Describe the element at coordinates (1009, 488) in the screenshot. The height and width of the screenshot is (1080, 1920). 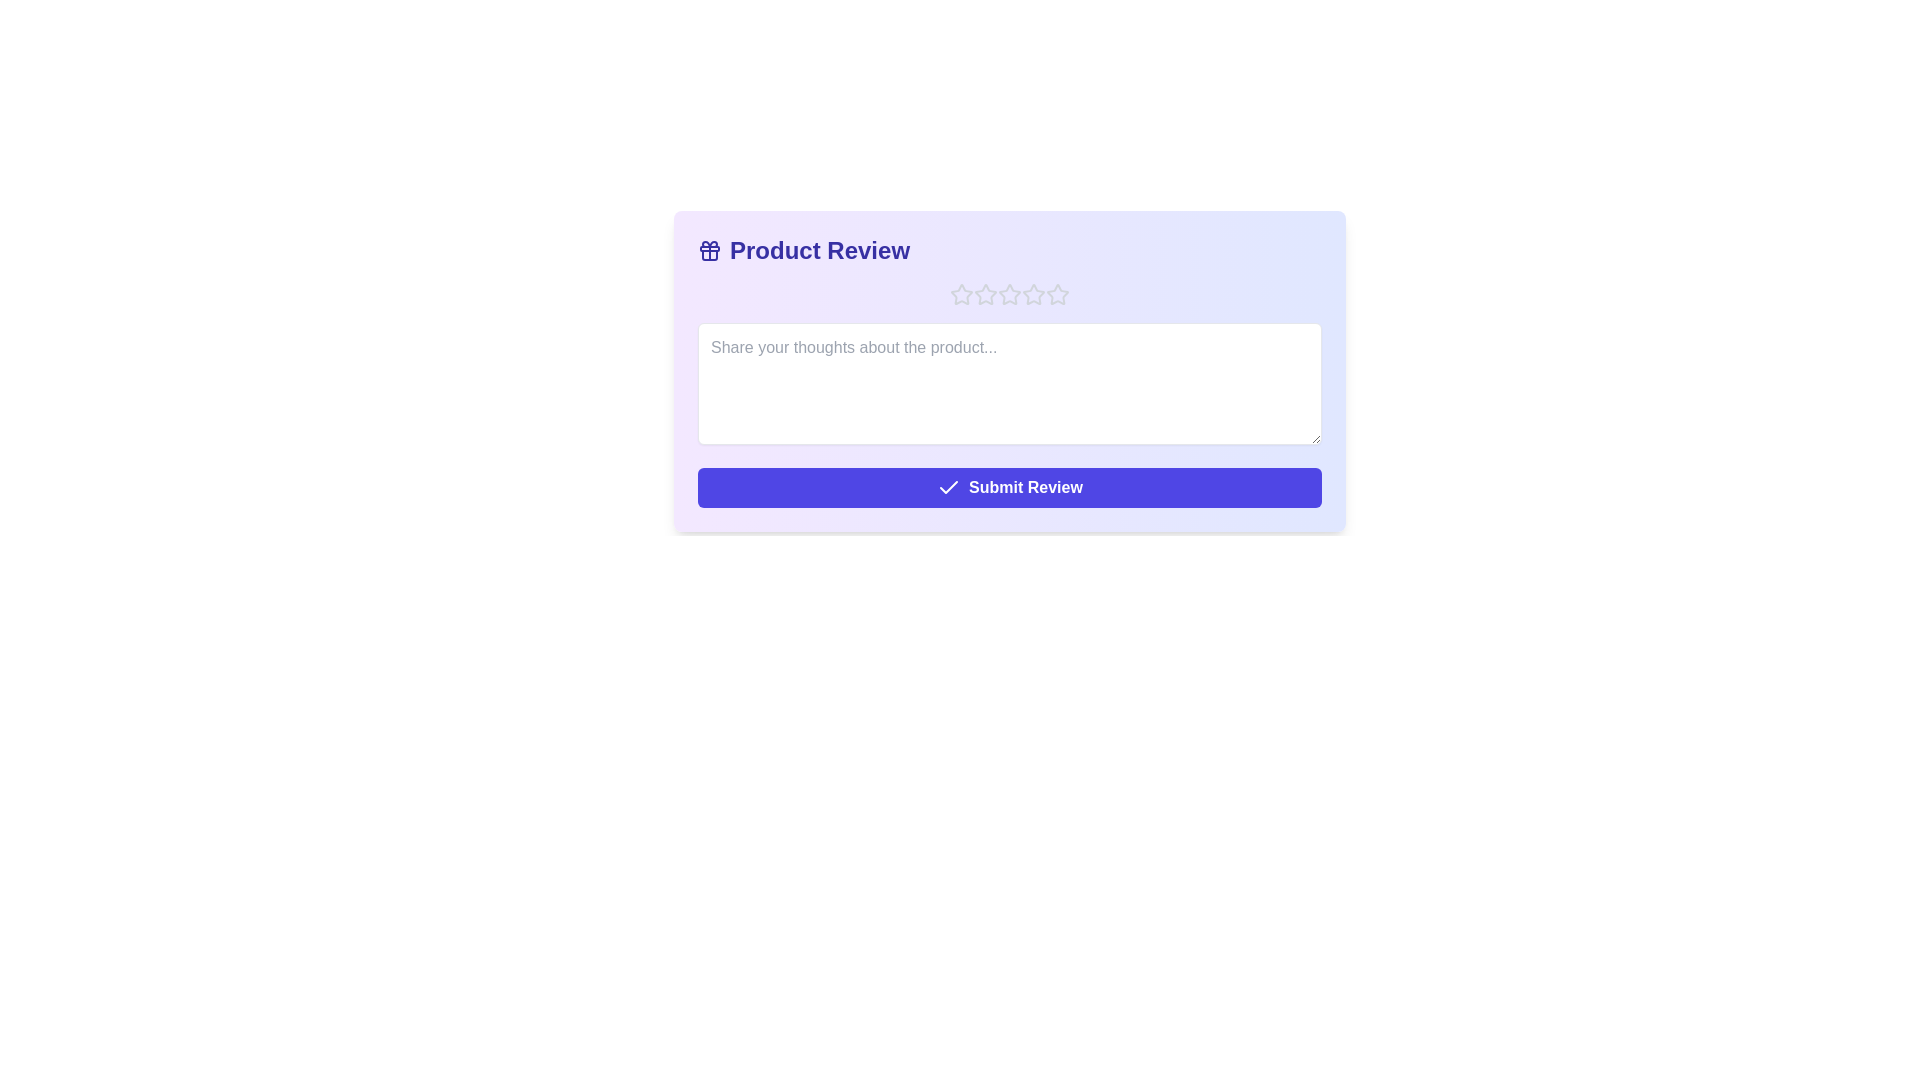
I see `the 'Submit Review' button to submit the review` at that location.